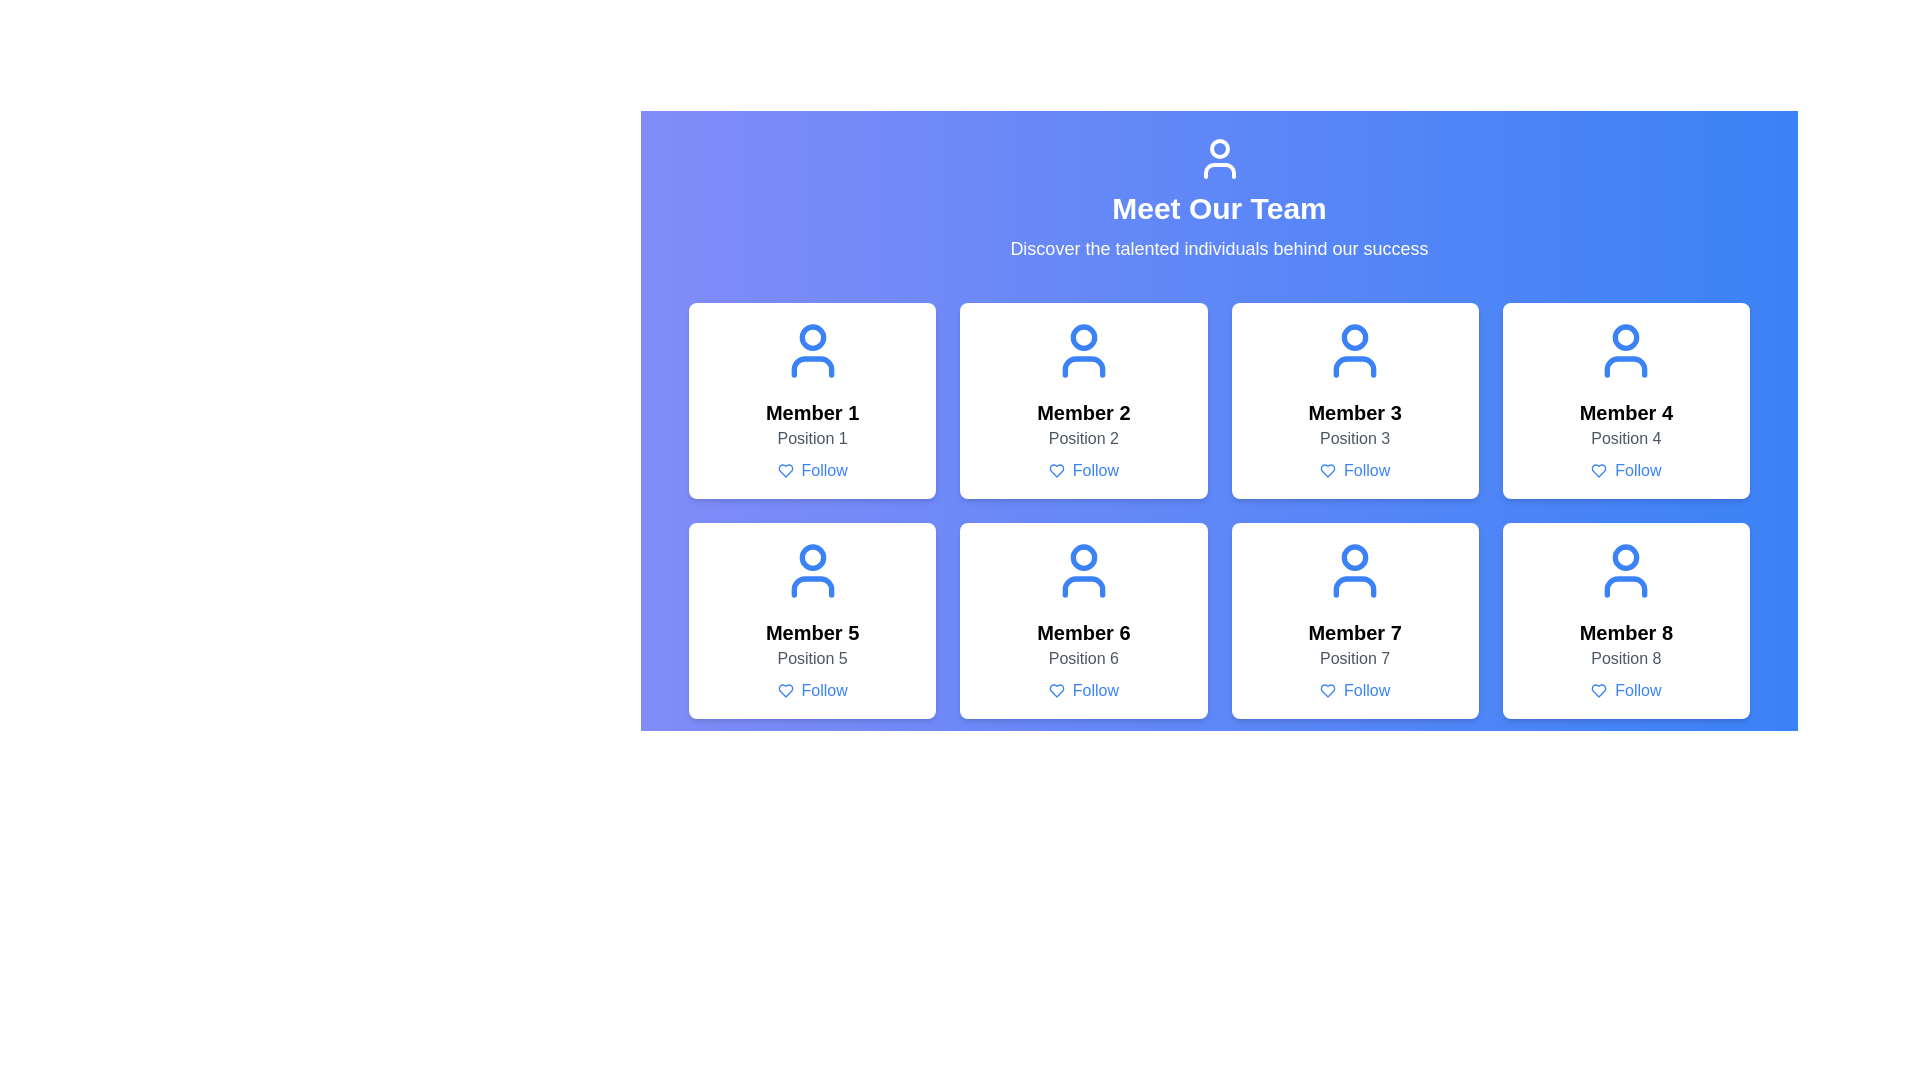 The height and width of the screenshot is (1080, 1920). What do you see at coordinates (1082, 470) in the screenshot?
I see `the 'Follow' button next to the heart icon for 'Member 2'` at bounding box center [1082, 470].